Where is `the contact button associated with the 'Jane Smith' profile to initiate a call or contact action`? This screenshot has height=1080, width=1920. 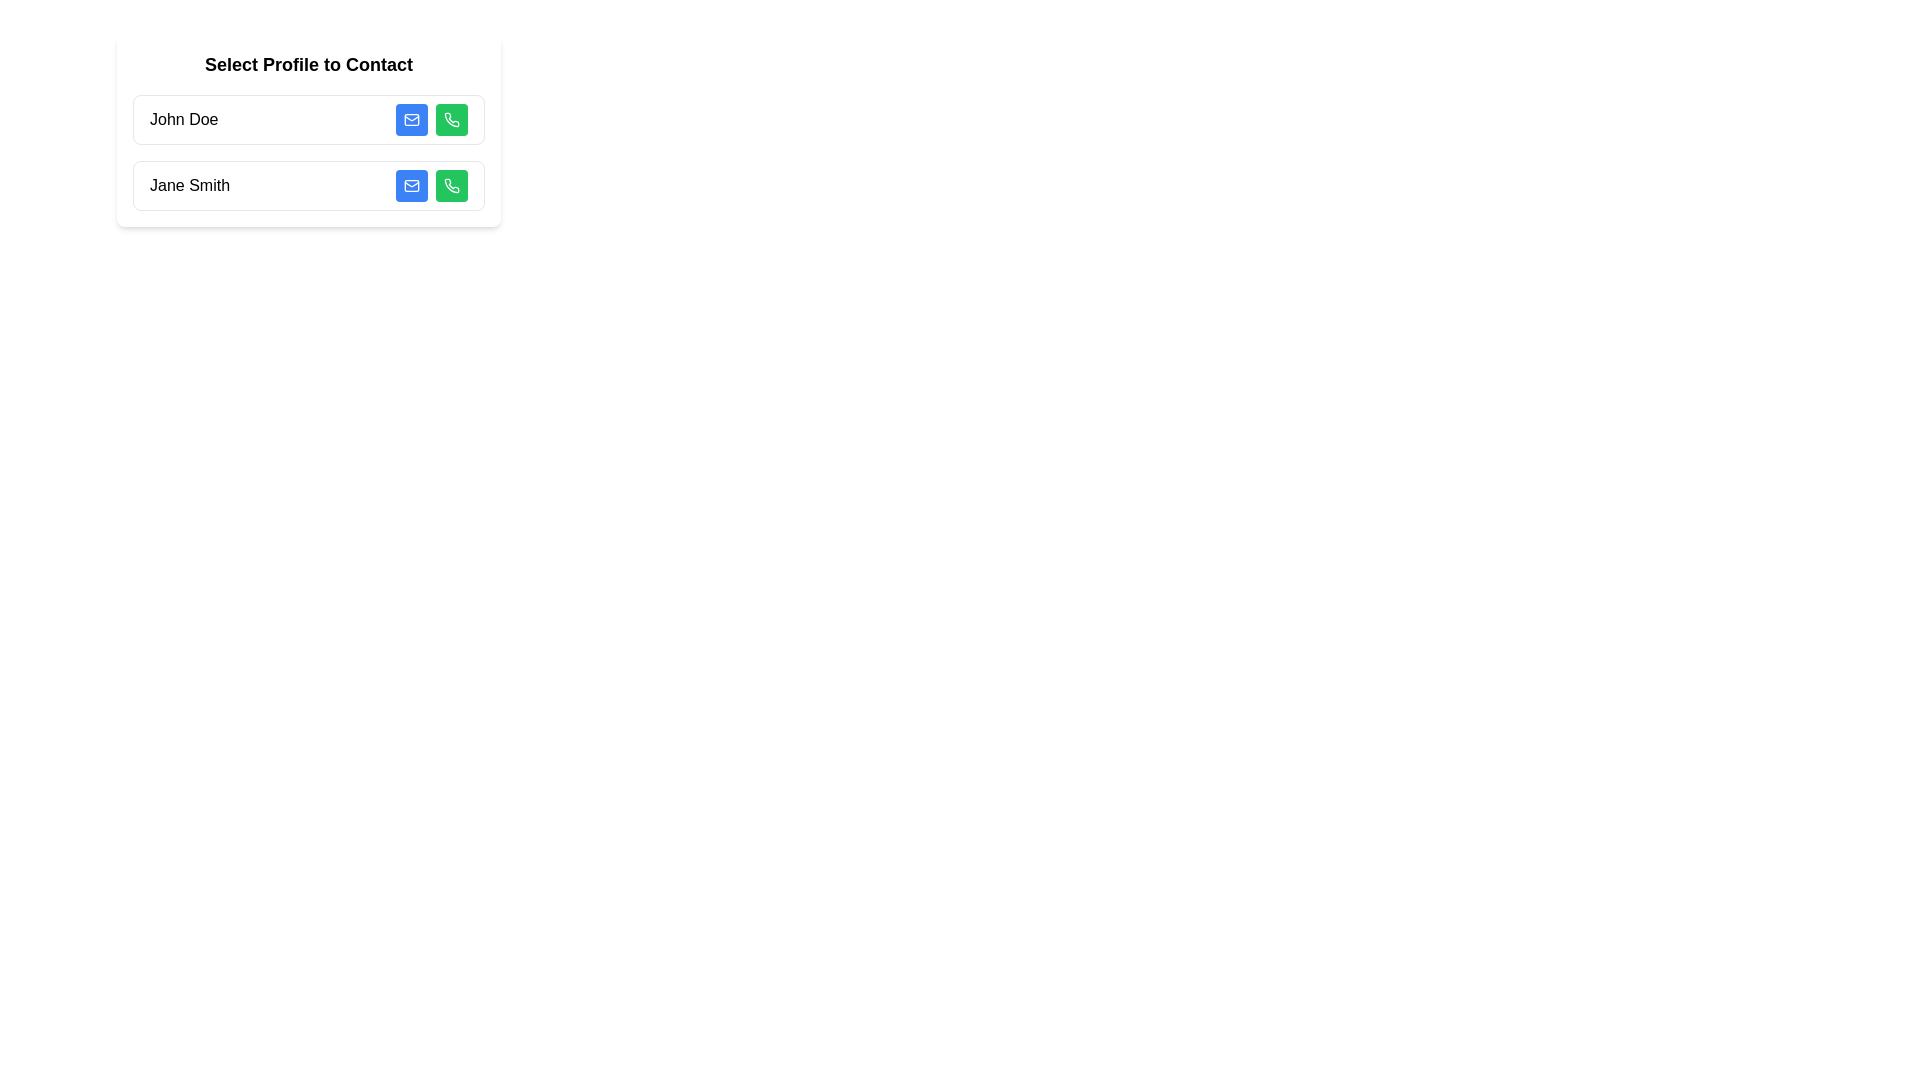
the contact button associated with the 'Jane Smith' profile to initiate a call or contact action is located at coordinates (450, 185).